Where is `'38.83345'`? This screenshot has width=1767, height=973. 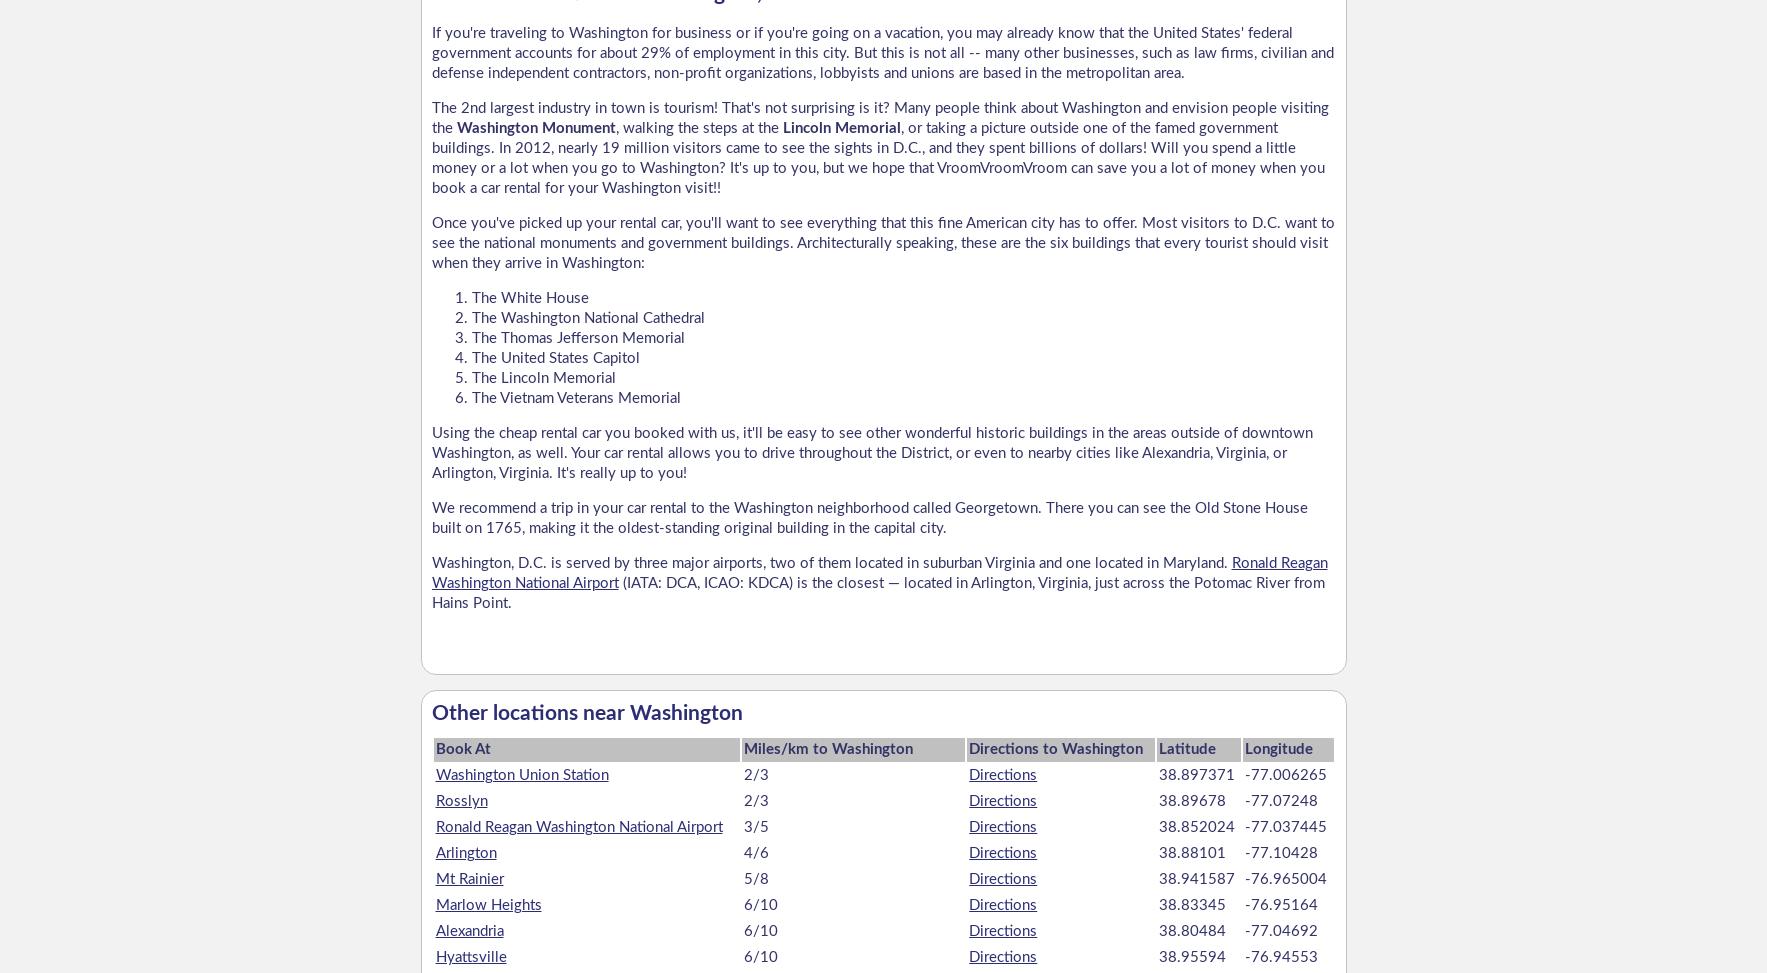
'38.83345' is located at coordinates (1190, 904).